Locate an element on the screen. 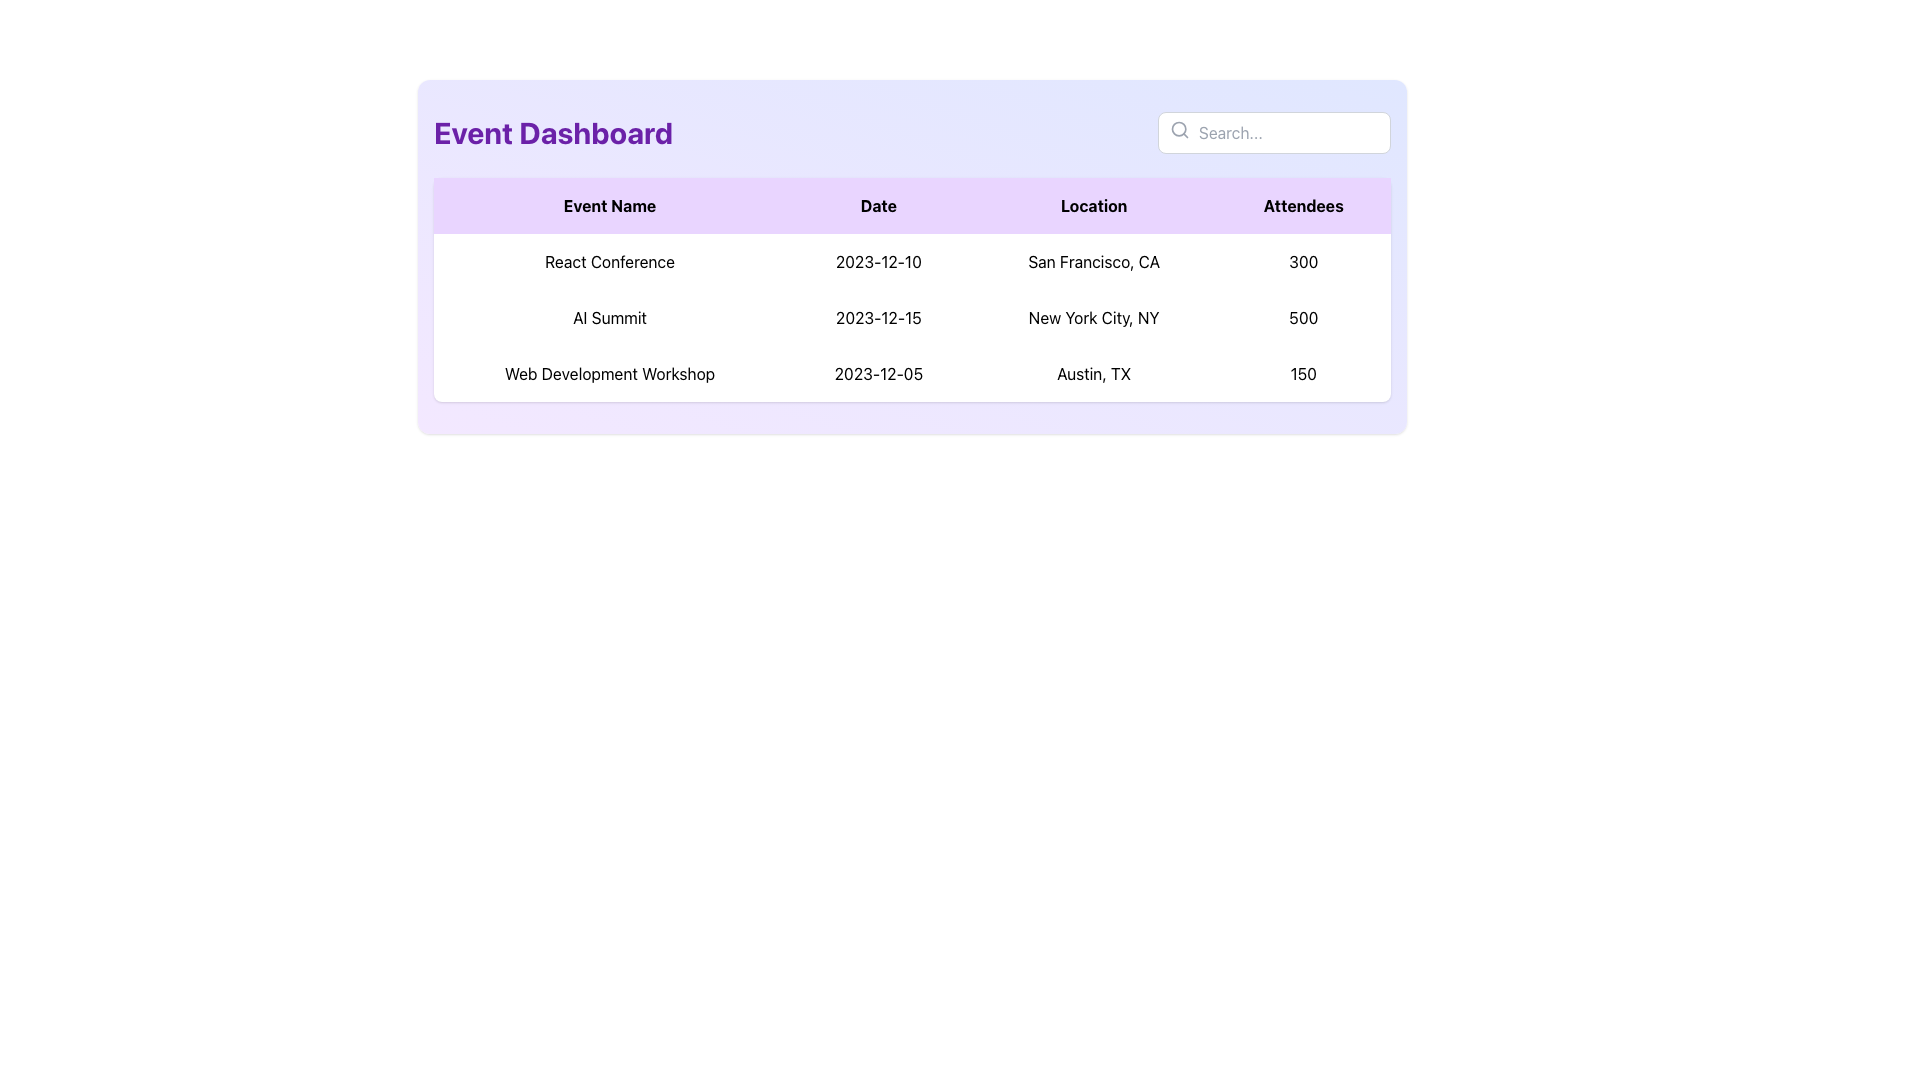 Image resolution: width=1920 pixels, height=1080 pixels. the third row of the event details table displaying 'Web Development Workshop', '2023-12-05', 'Austin, TX', and '150' is located at coordinates (911, 374).